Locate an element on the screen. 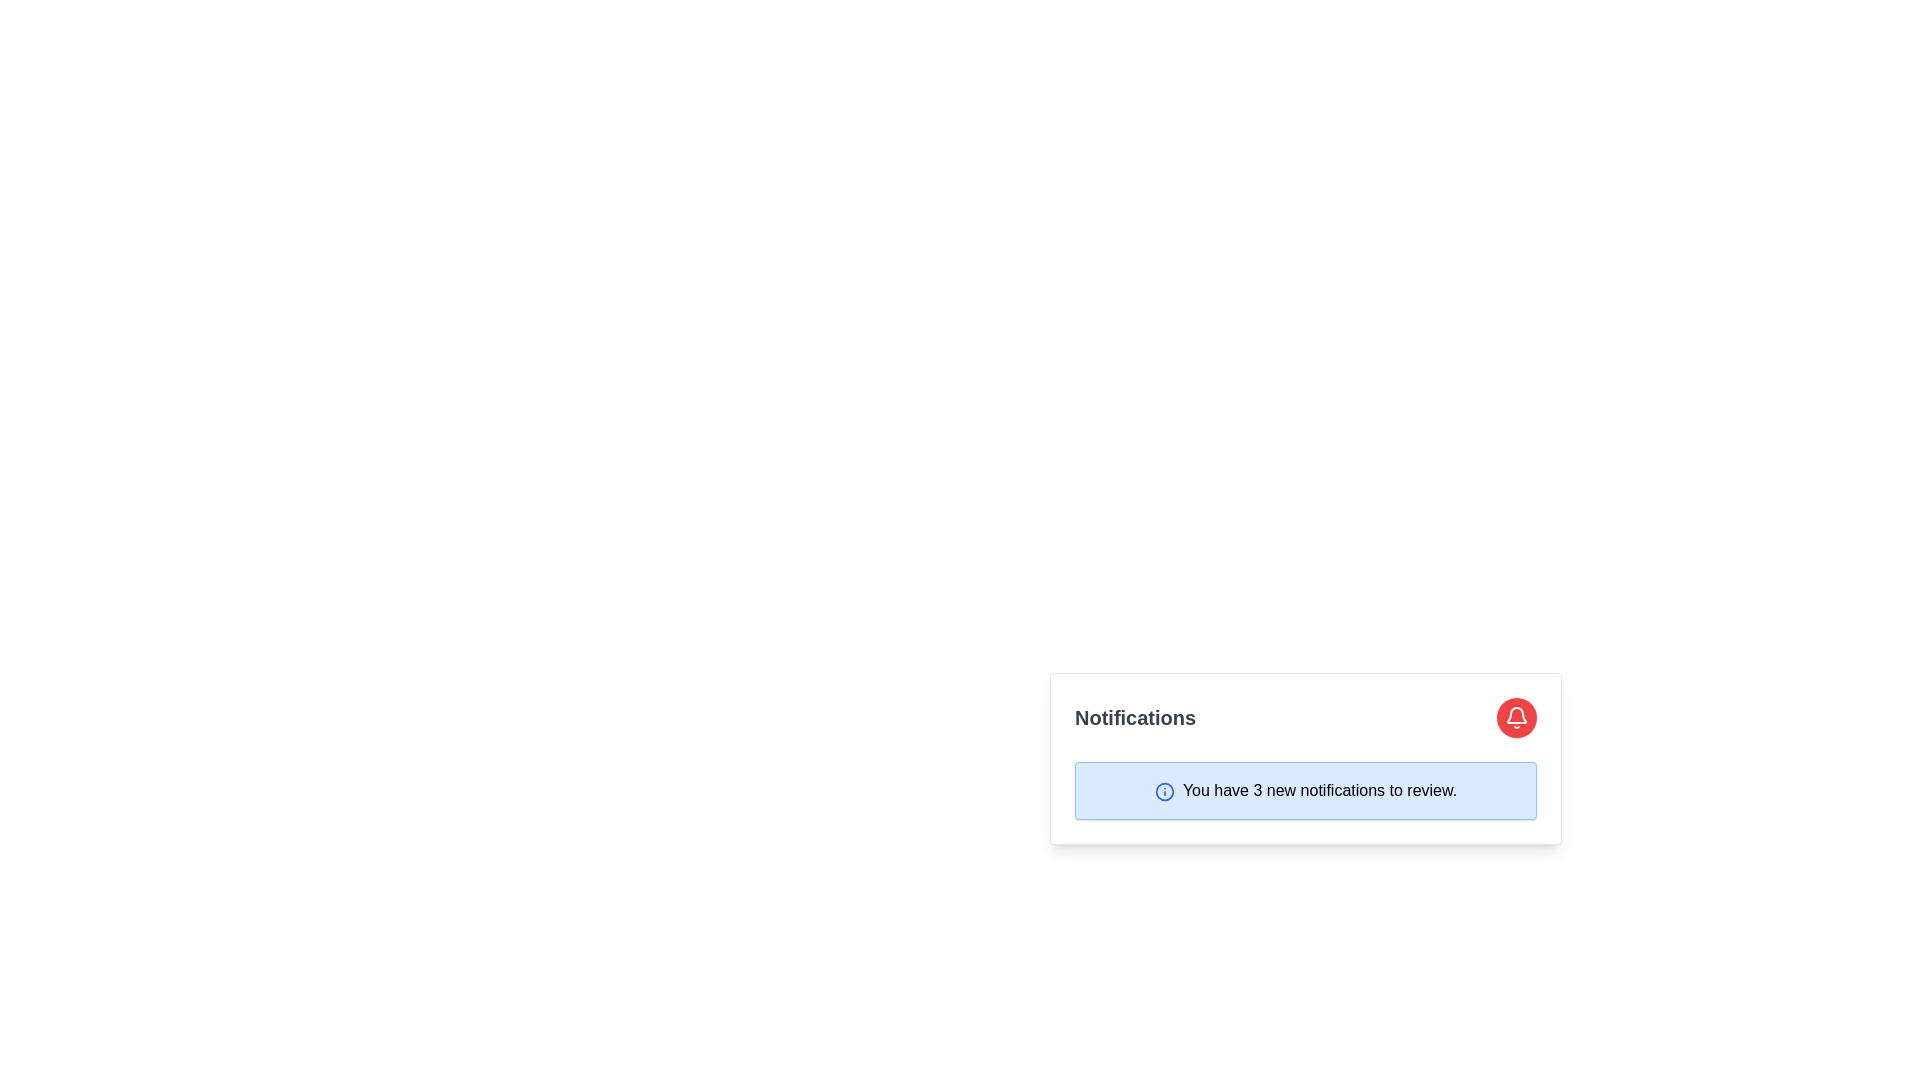  the Text Display that shows notification summaries located below the 'Notifications' header is located at coordinates (1305, 789).